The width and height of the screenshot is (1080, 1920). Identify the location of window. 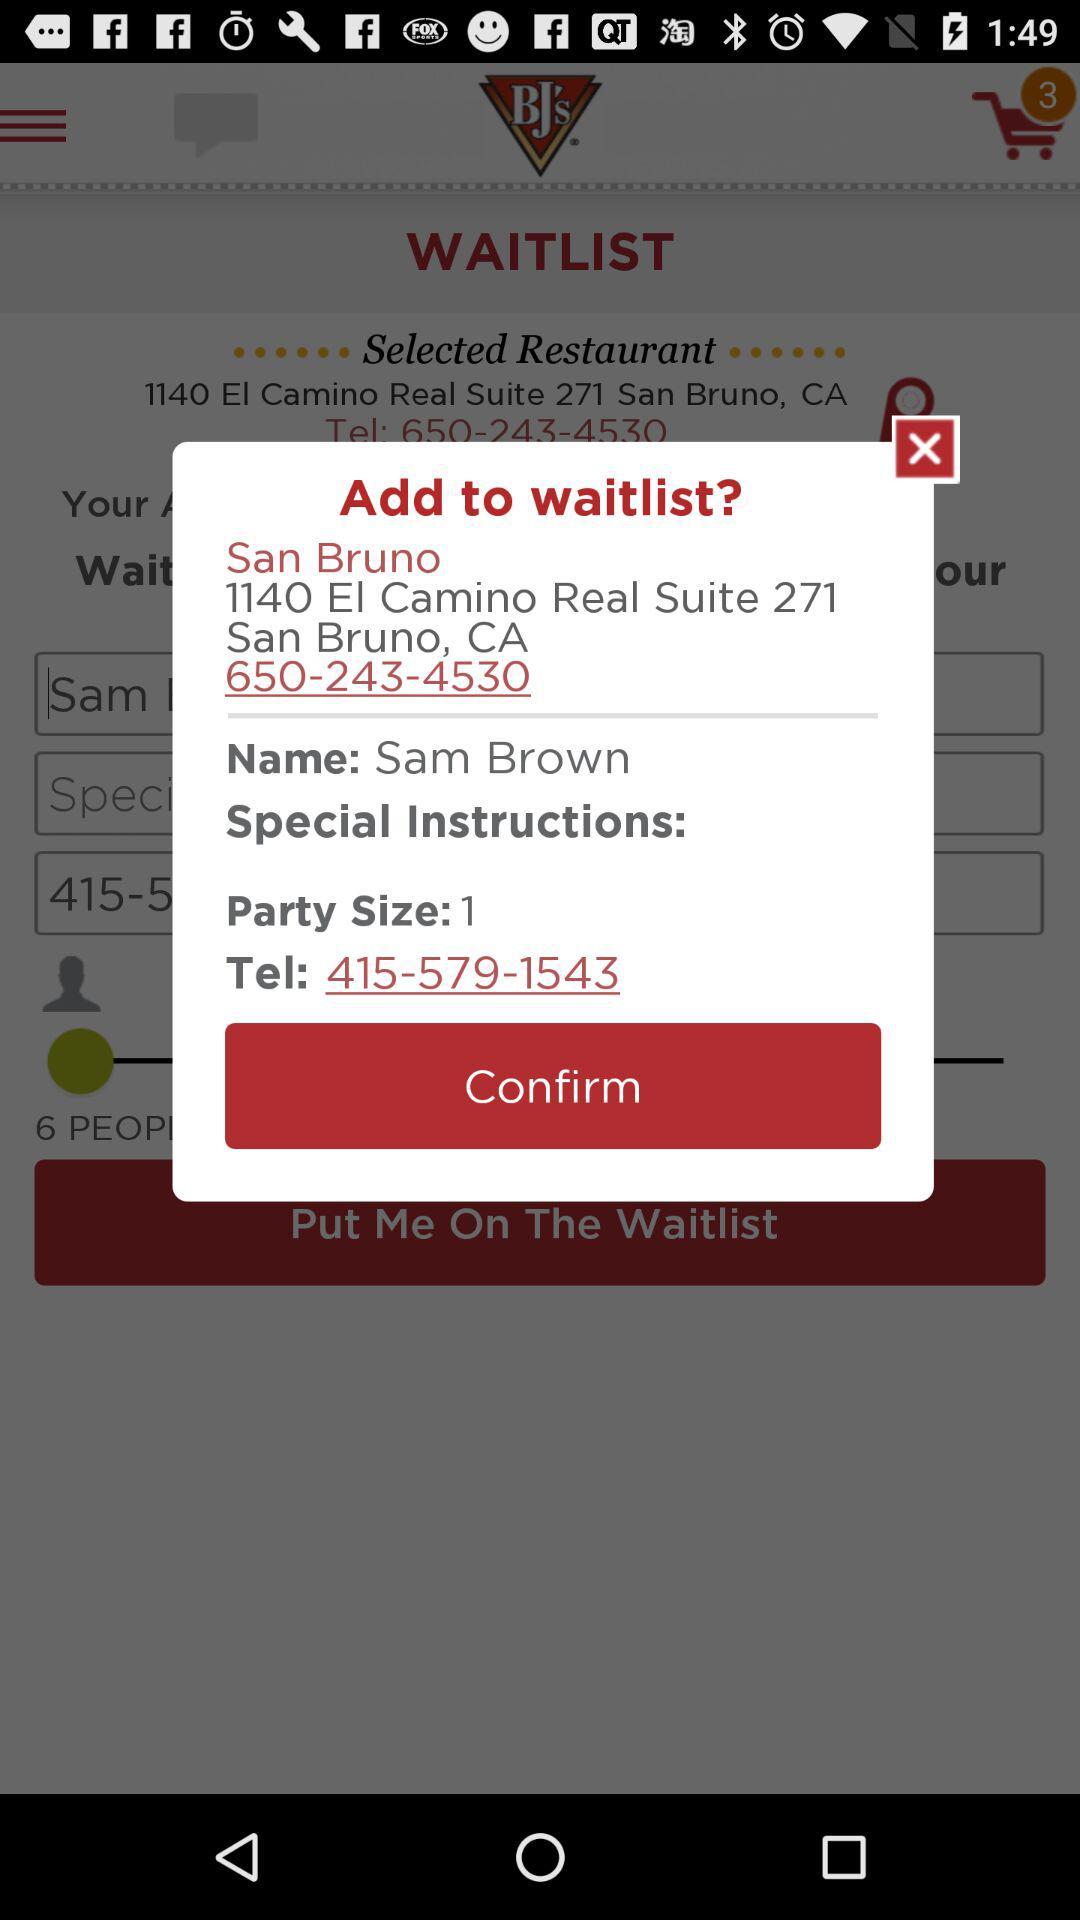
(925, 448).